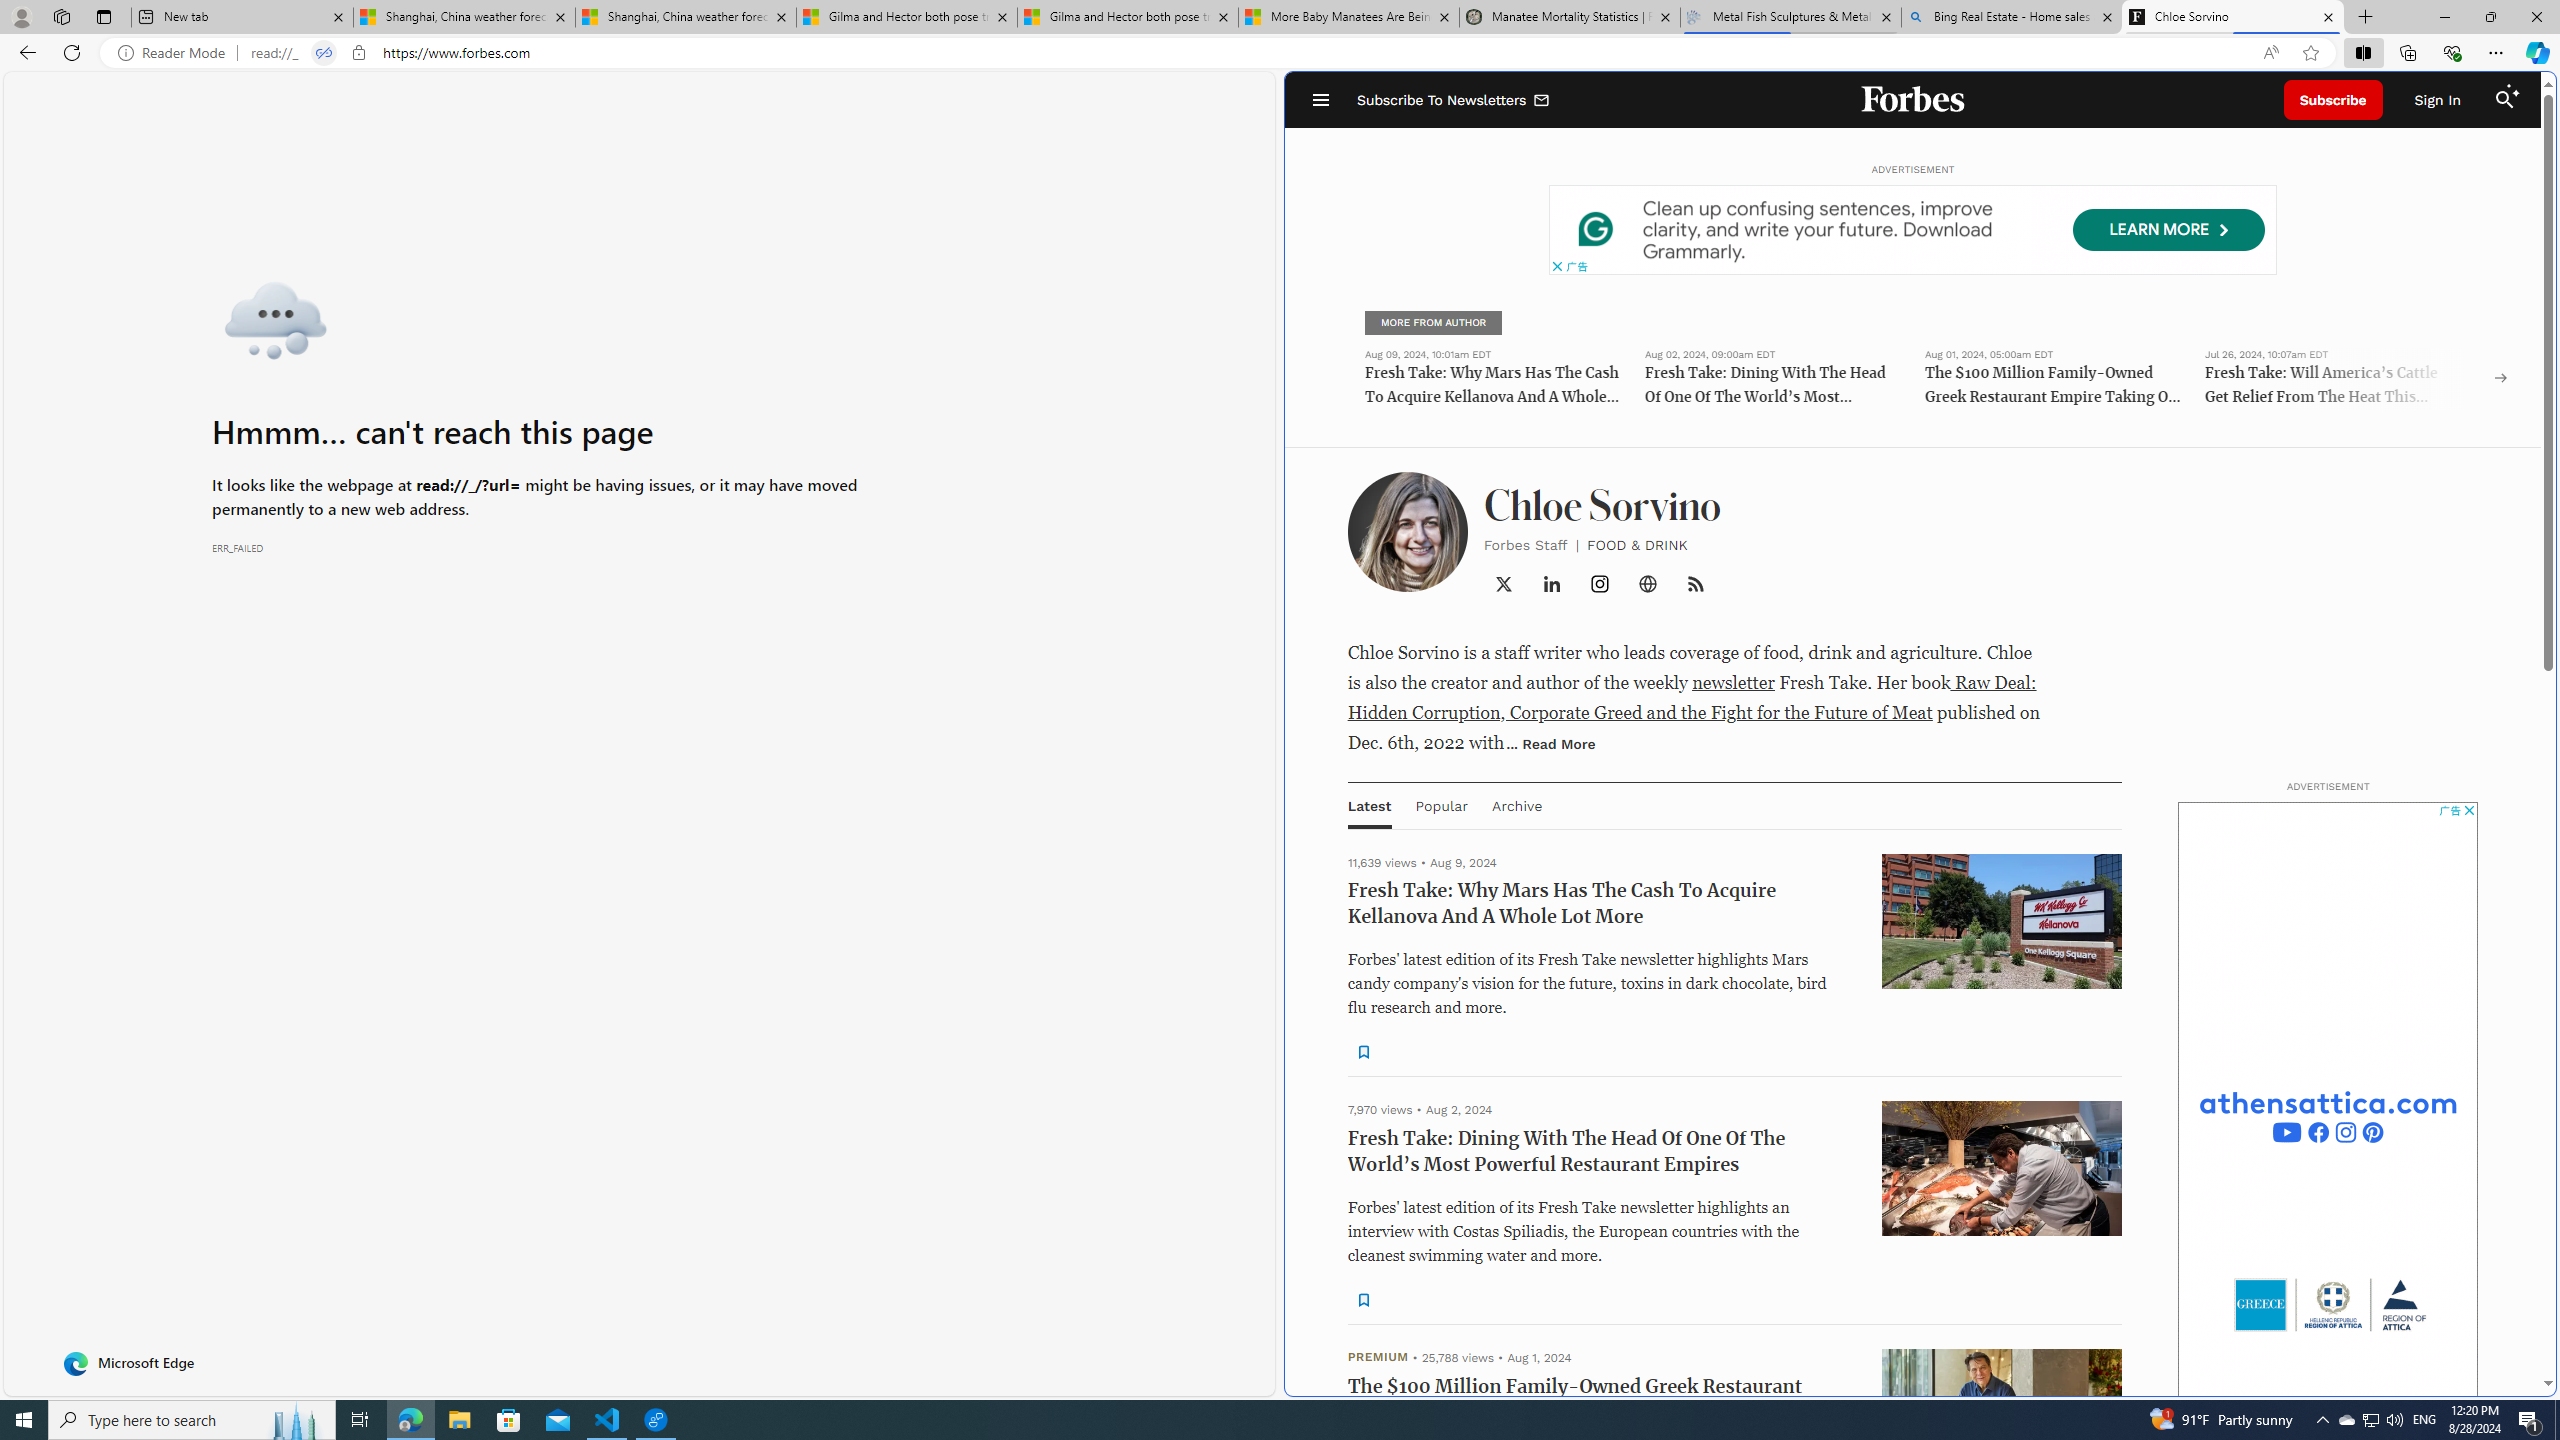 This screenshot has width=2560, height=1440. What do you see at coordinates (322, 53) in the screenshot?
I see `'Tabs in split screen'` at bounding box center [322, 53].